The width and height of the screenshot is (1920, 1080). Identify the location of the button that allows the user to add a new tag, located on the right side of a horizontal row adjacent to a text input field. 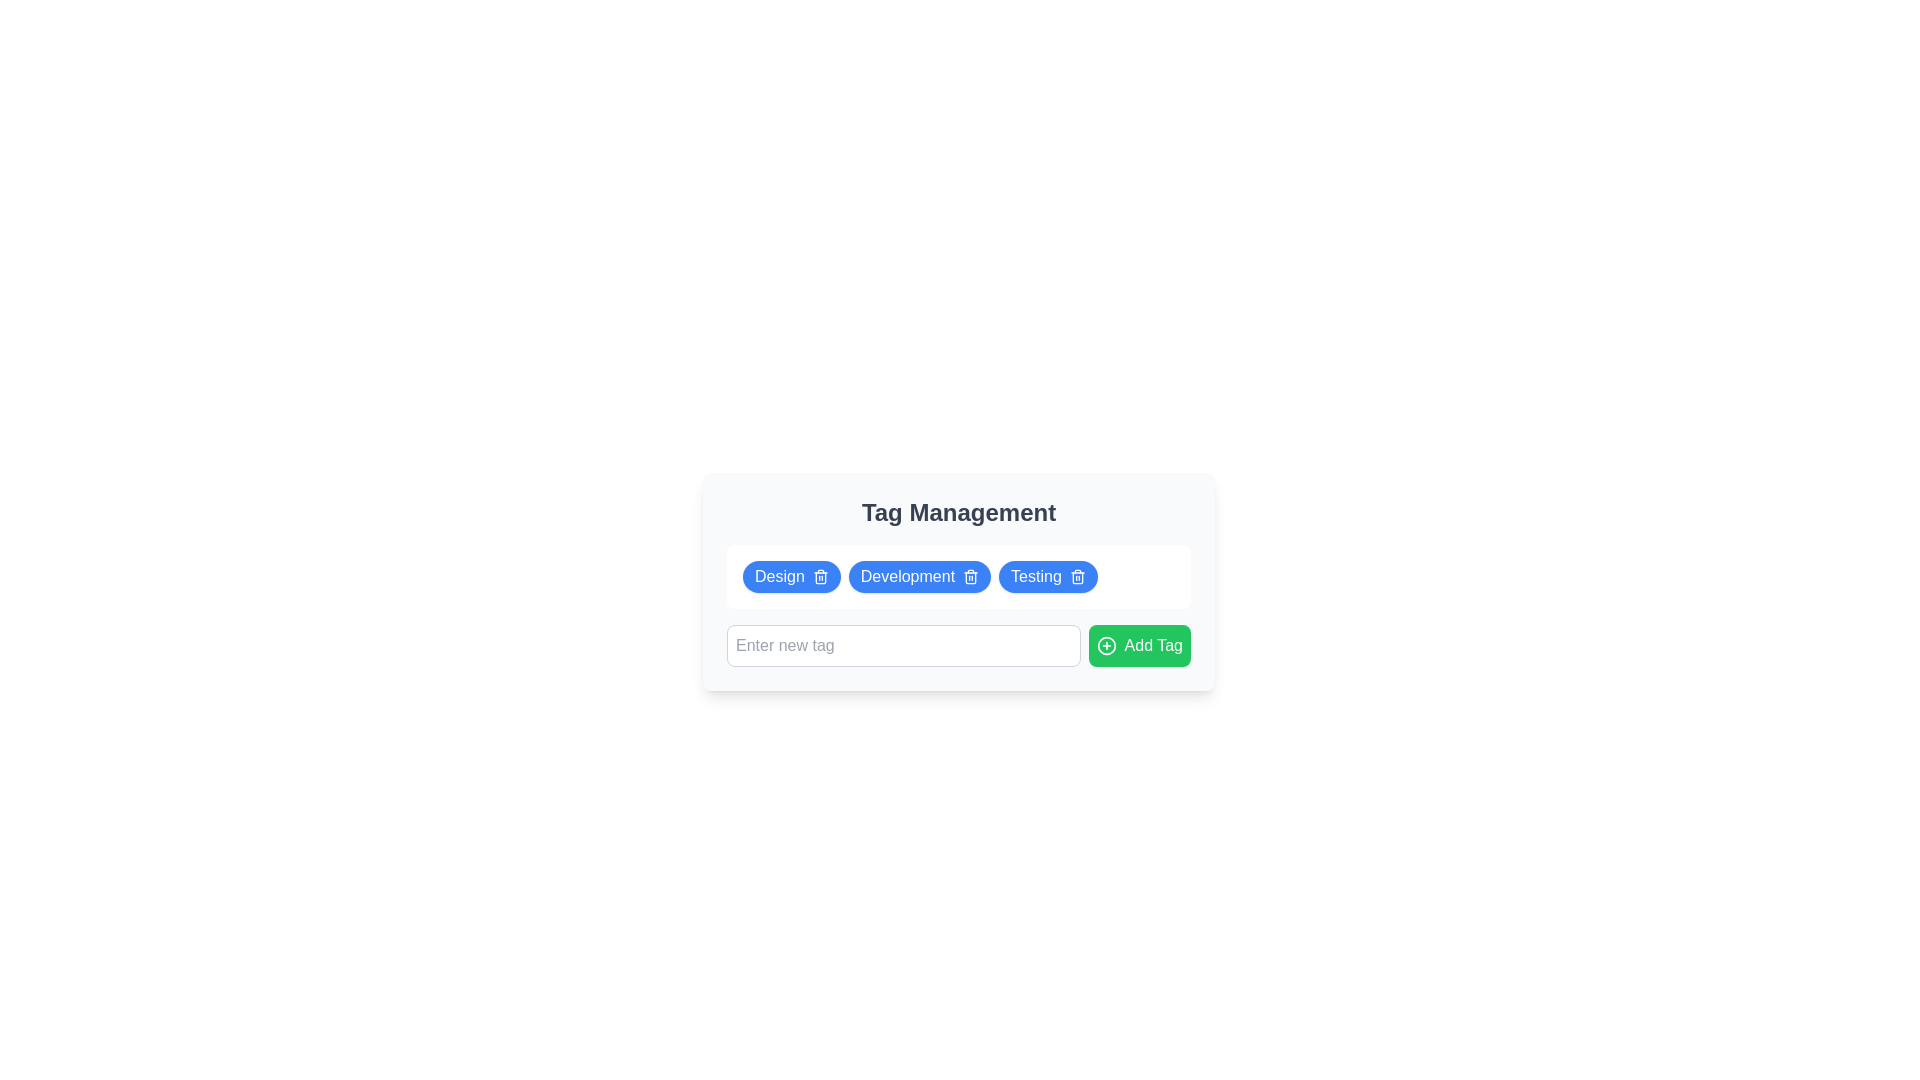
(1139, 645).